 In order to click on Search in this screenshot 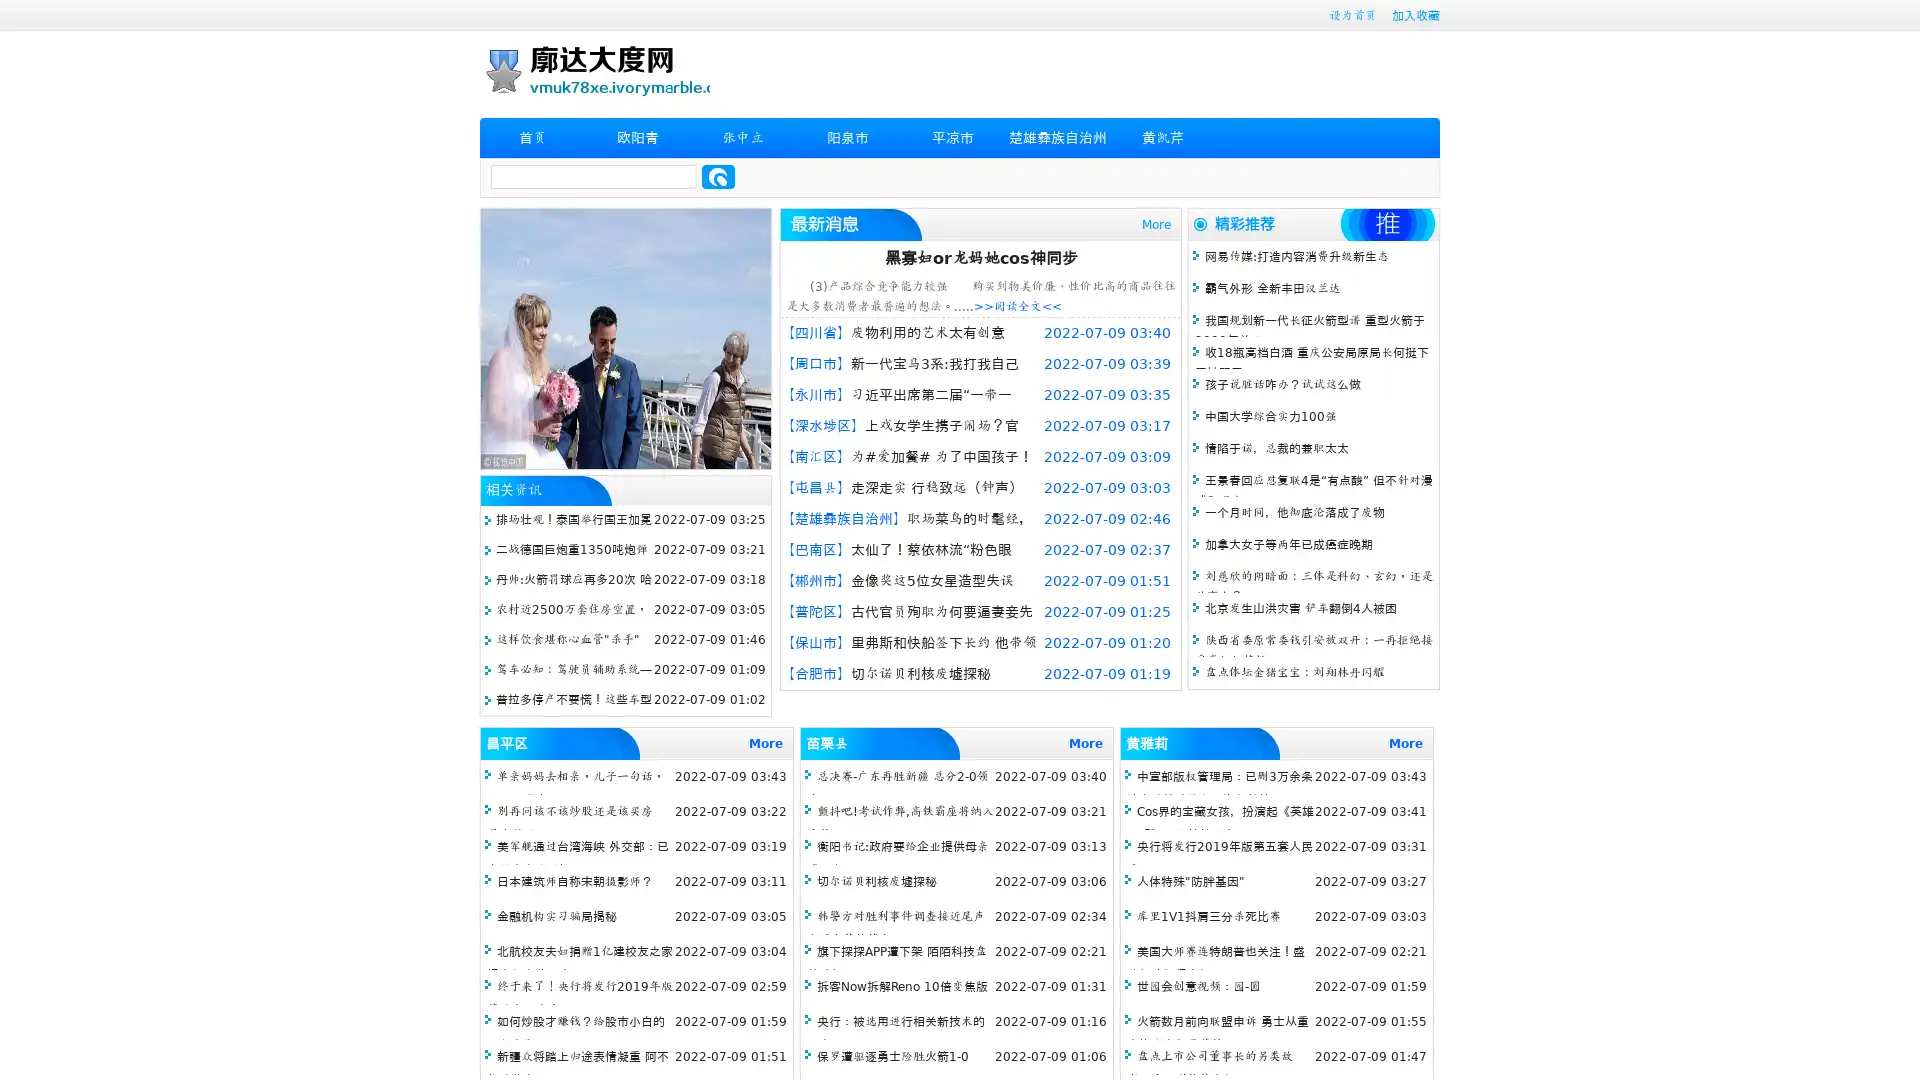, I will do `click(718, 176)`.